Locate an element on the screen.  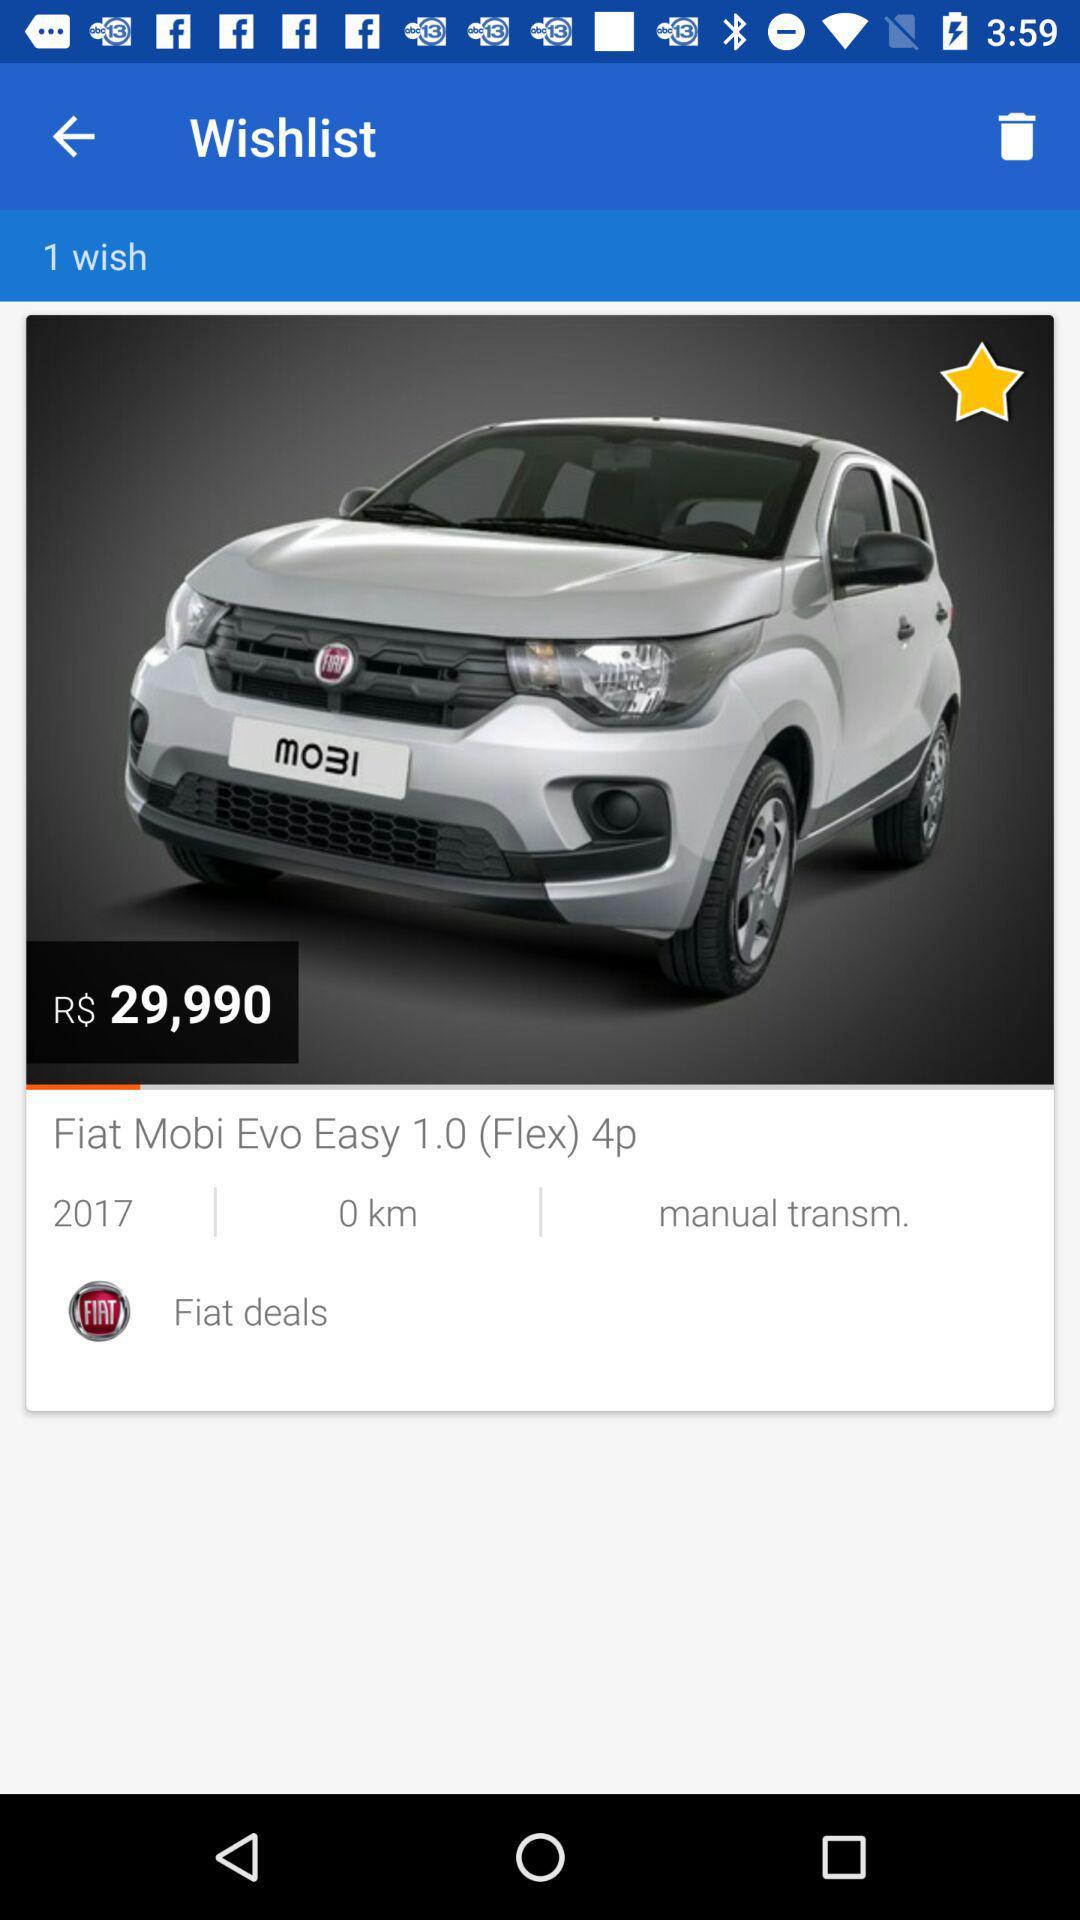
item above the fiat mobi evo is located at coordinates (540, 1086).